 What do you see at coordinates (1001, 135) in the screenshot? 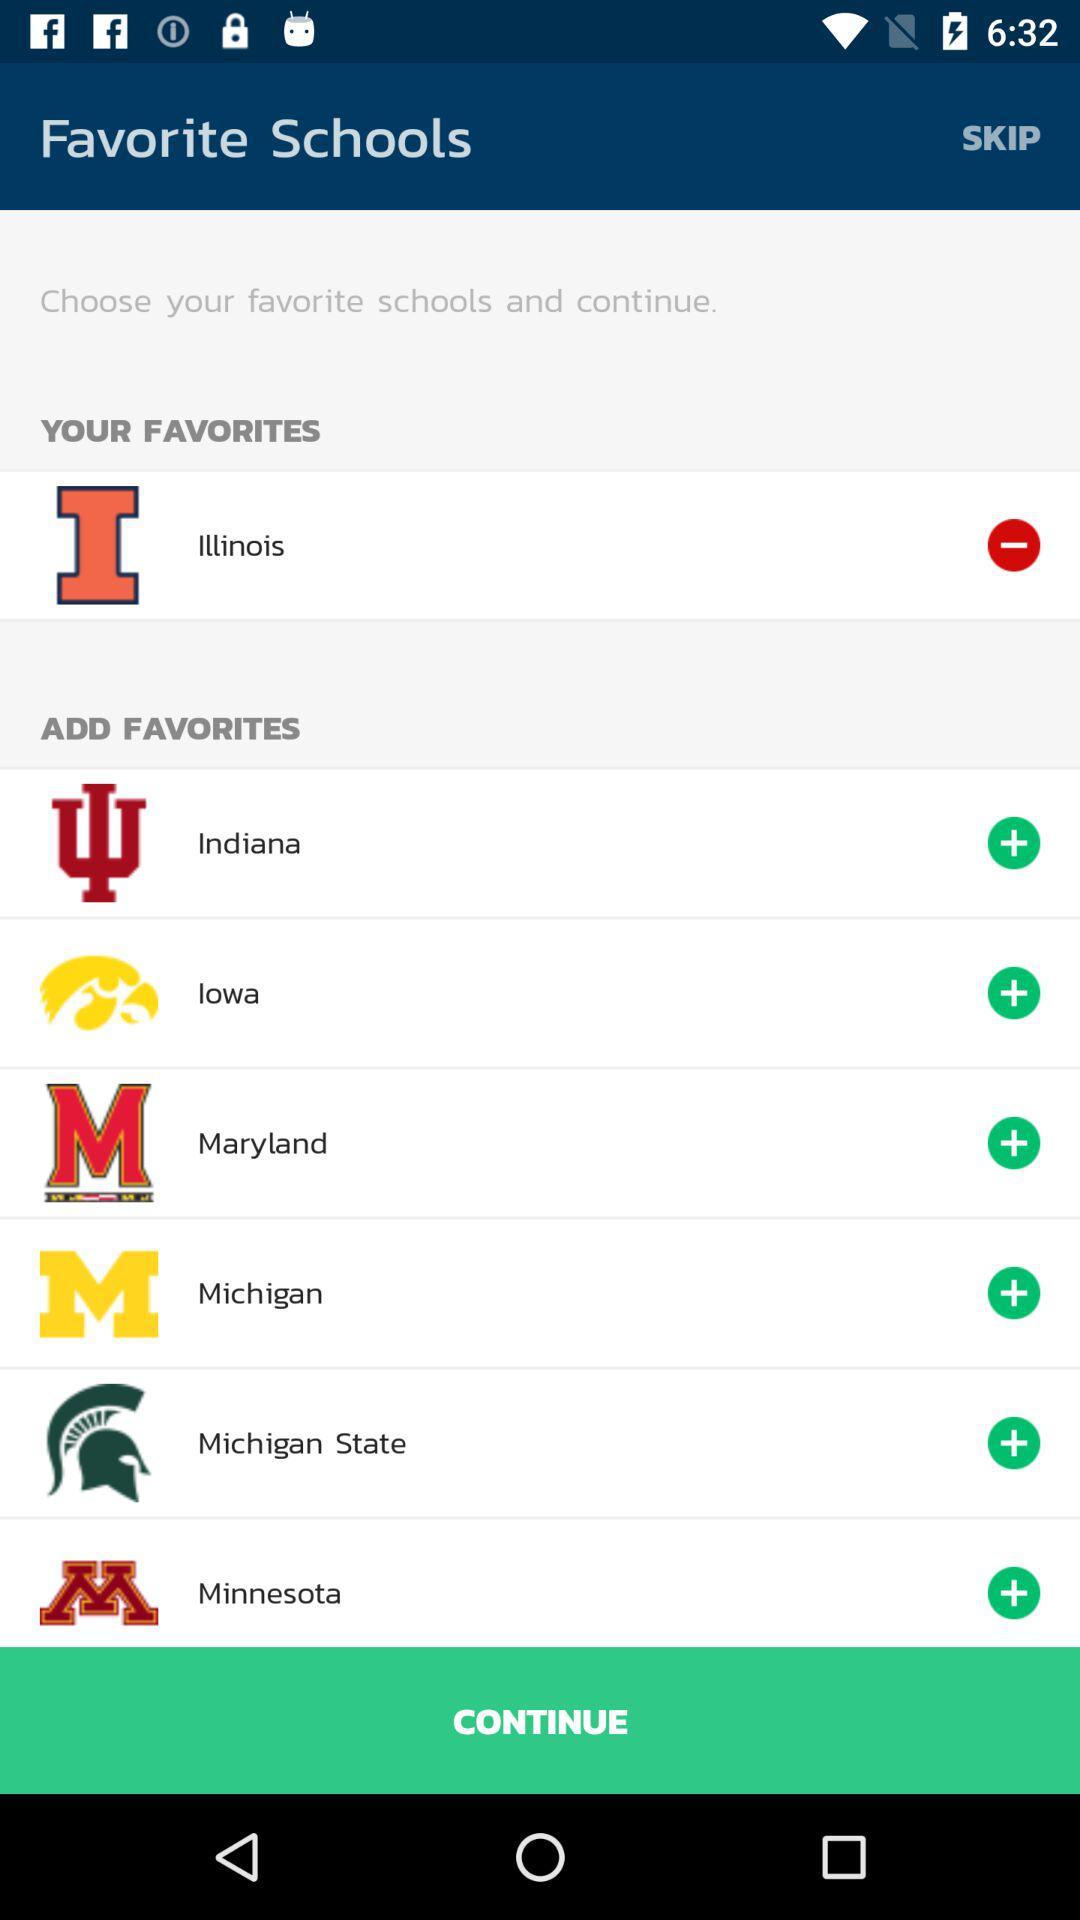
I see `the skip` at bounding box center [1001, 135].